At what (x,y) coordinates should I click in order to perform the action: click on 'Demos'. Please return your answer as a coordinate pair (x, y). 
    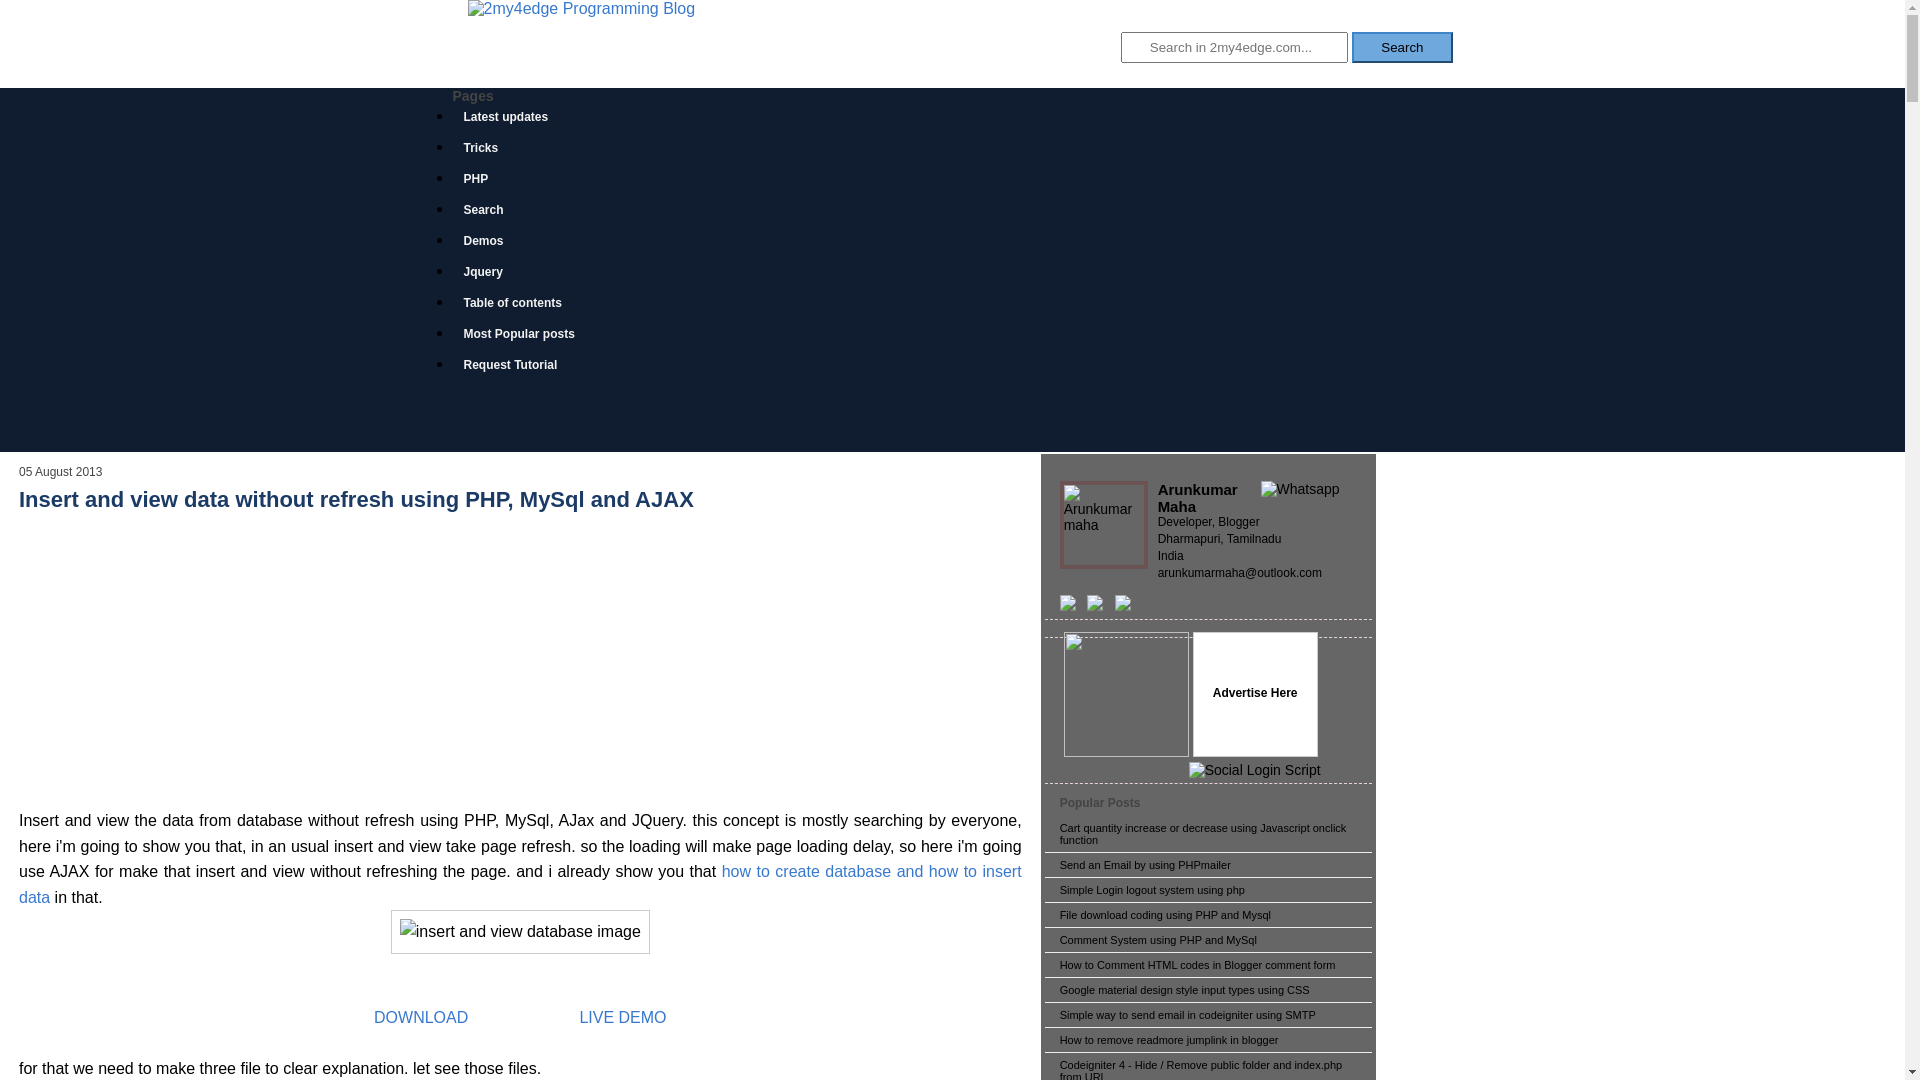
    Looking at the image, I should click on (492, 242).